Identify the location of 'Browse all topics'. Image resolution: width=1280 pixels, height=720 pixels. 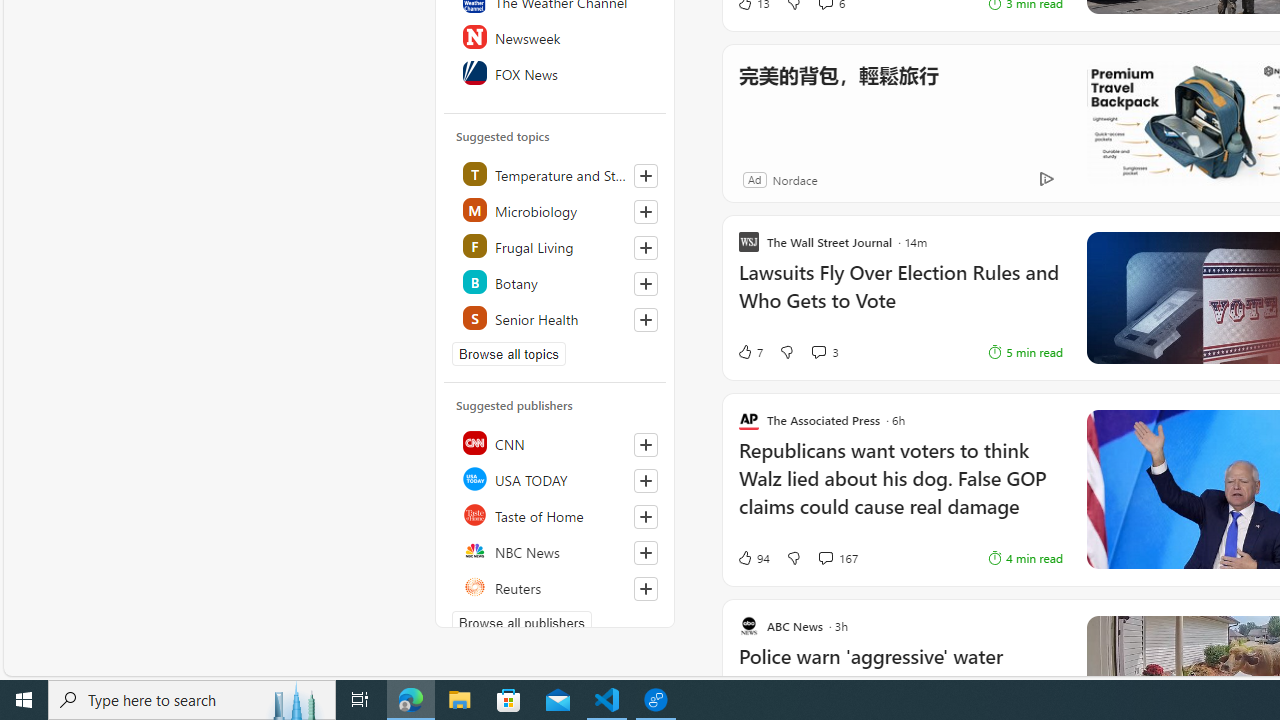
(509, 352).